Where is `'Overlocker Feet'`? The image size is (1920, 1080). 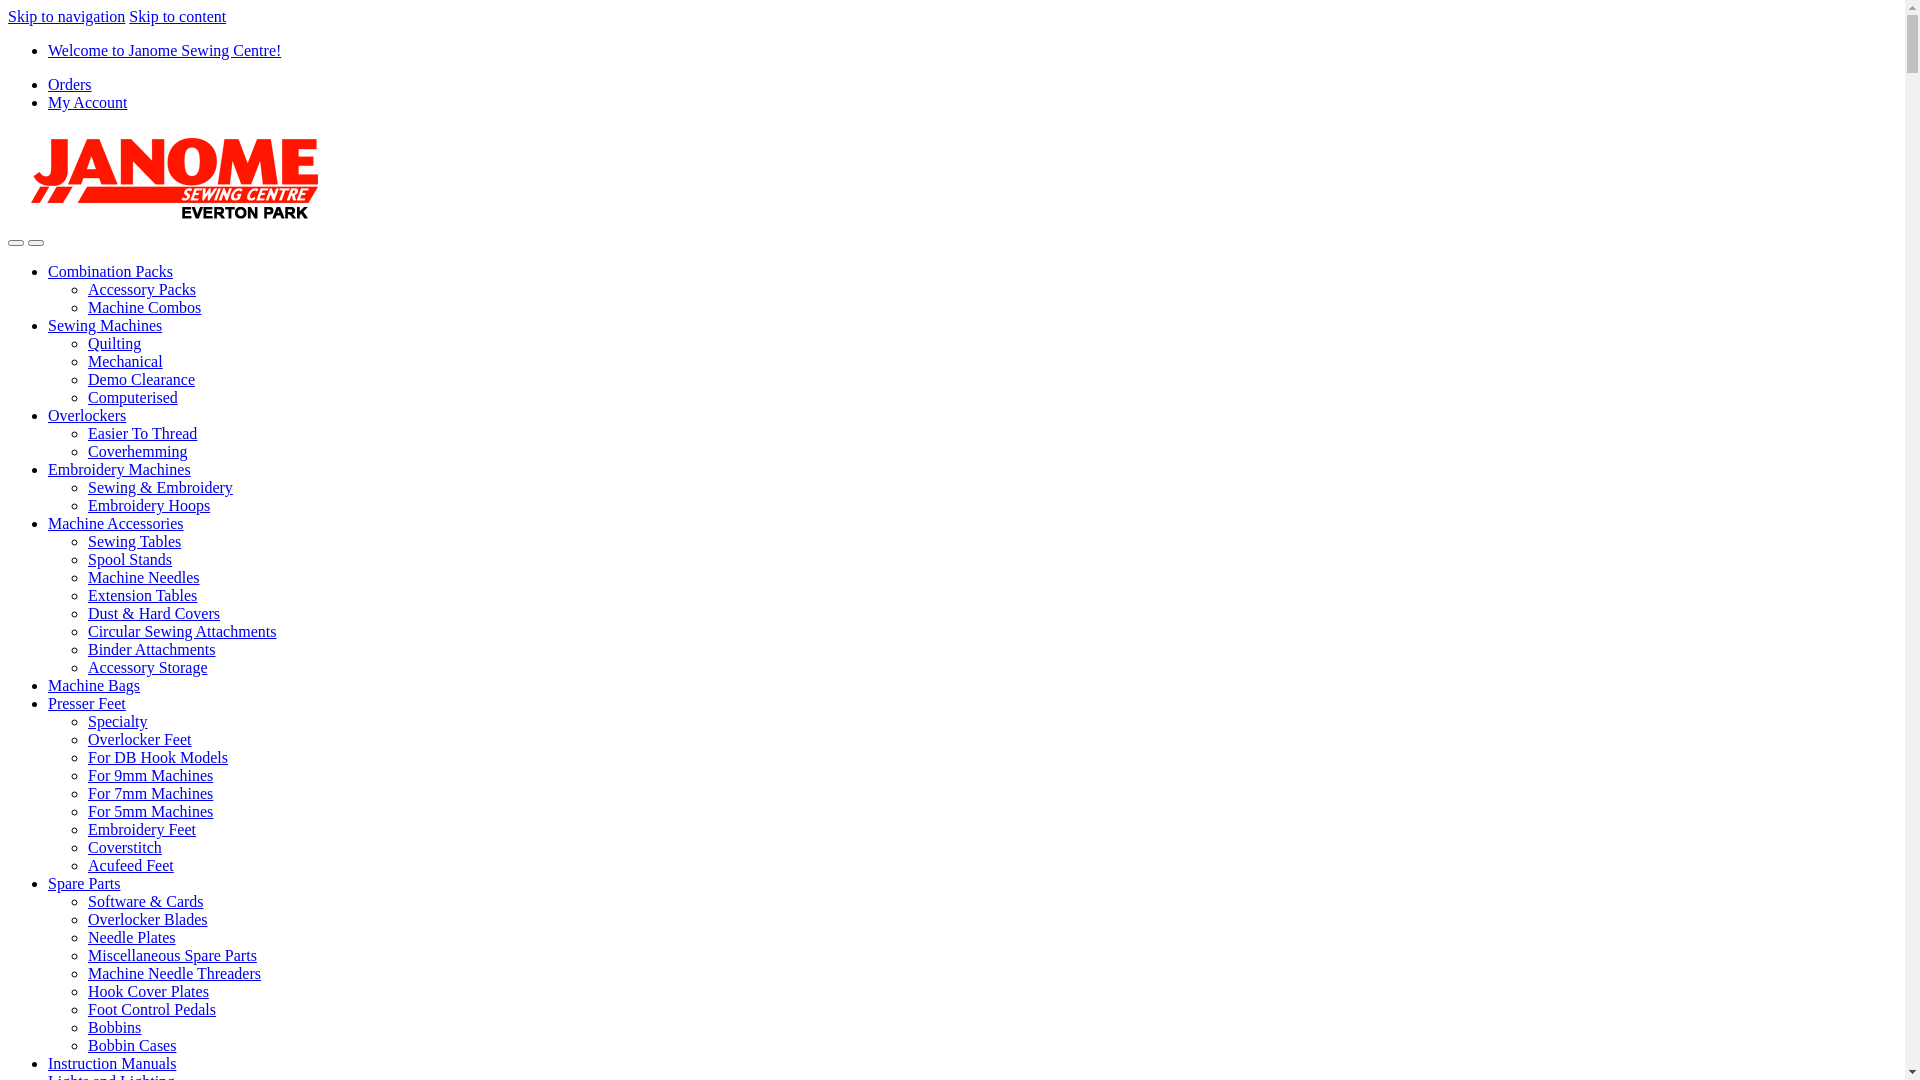 'Overlocker Feet' is located at coordinates (86, 739).